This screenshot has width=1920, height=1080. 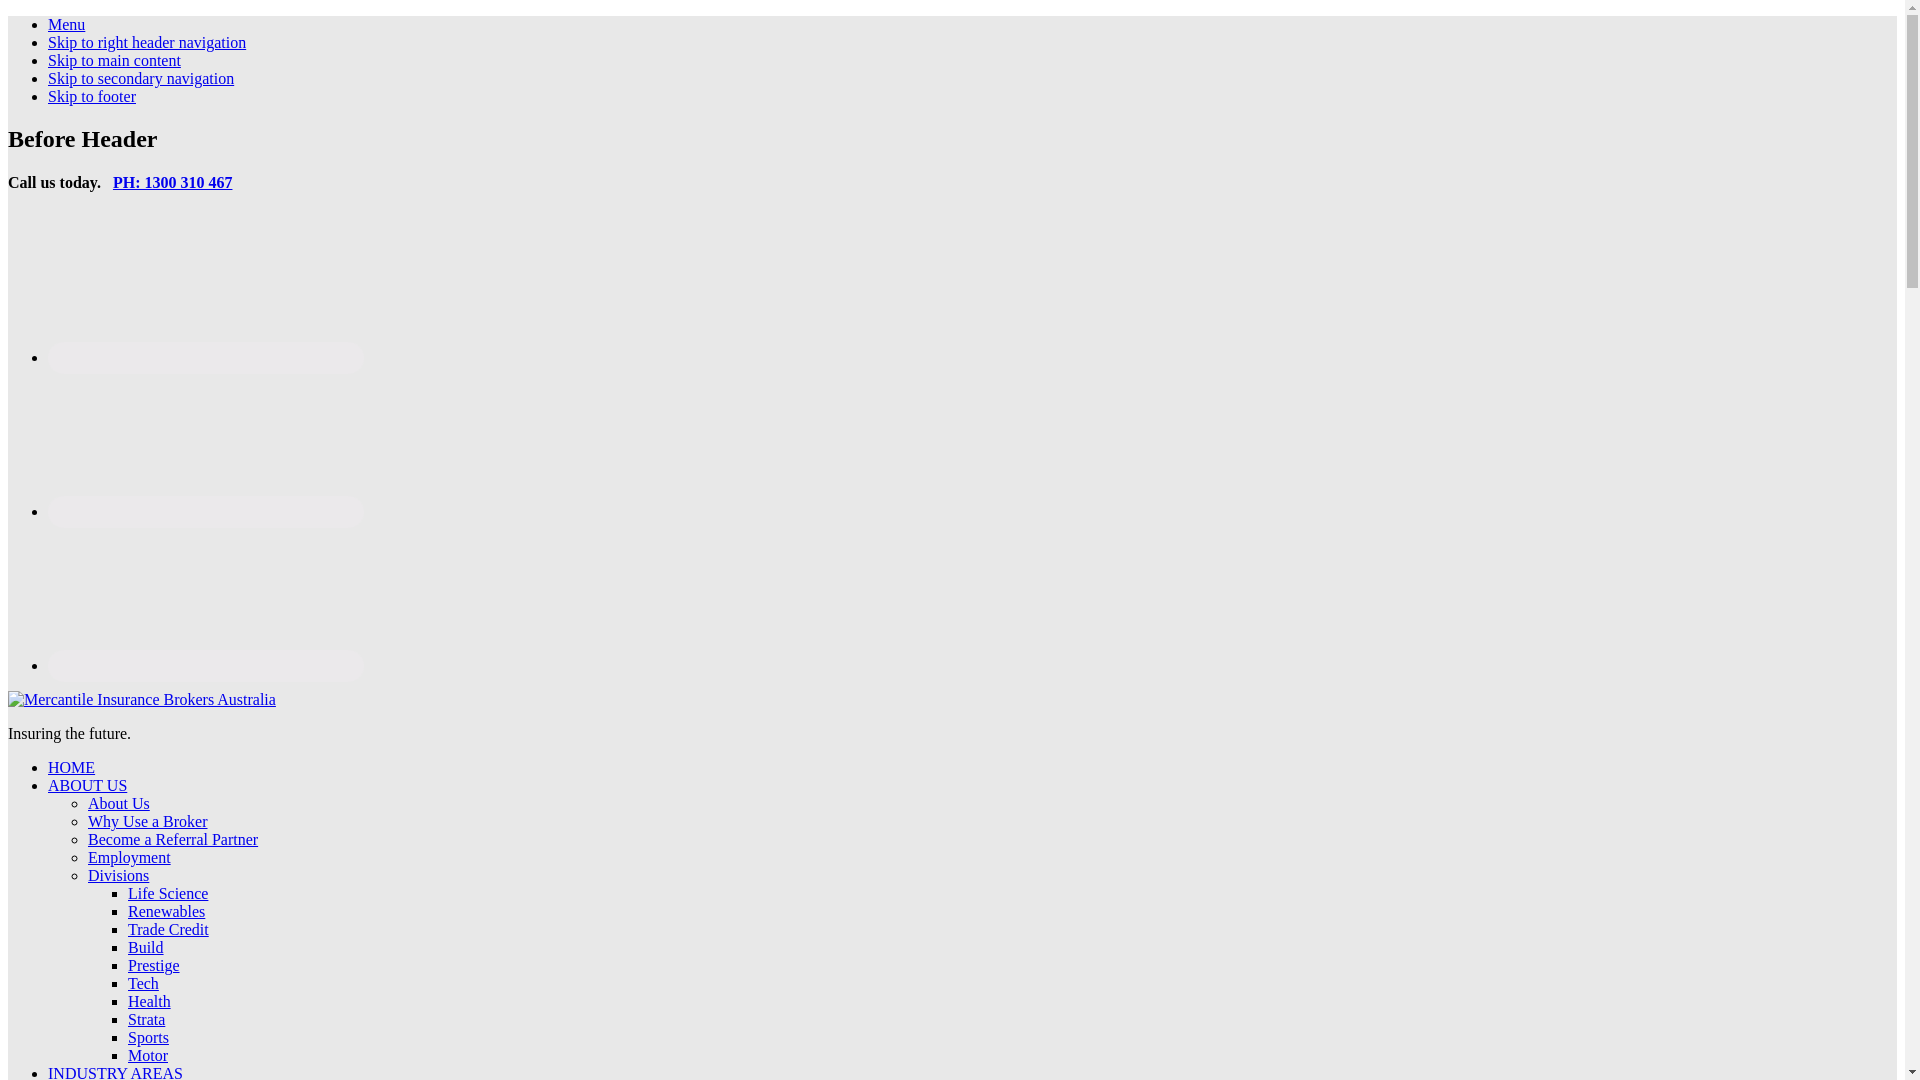 What do you see at coordinates (206, 511) in the screenshot?
I see `'LinkedIn'` at bounding box center [206, 511].